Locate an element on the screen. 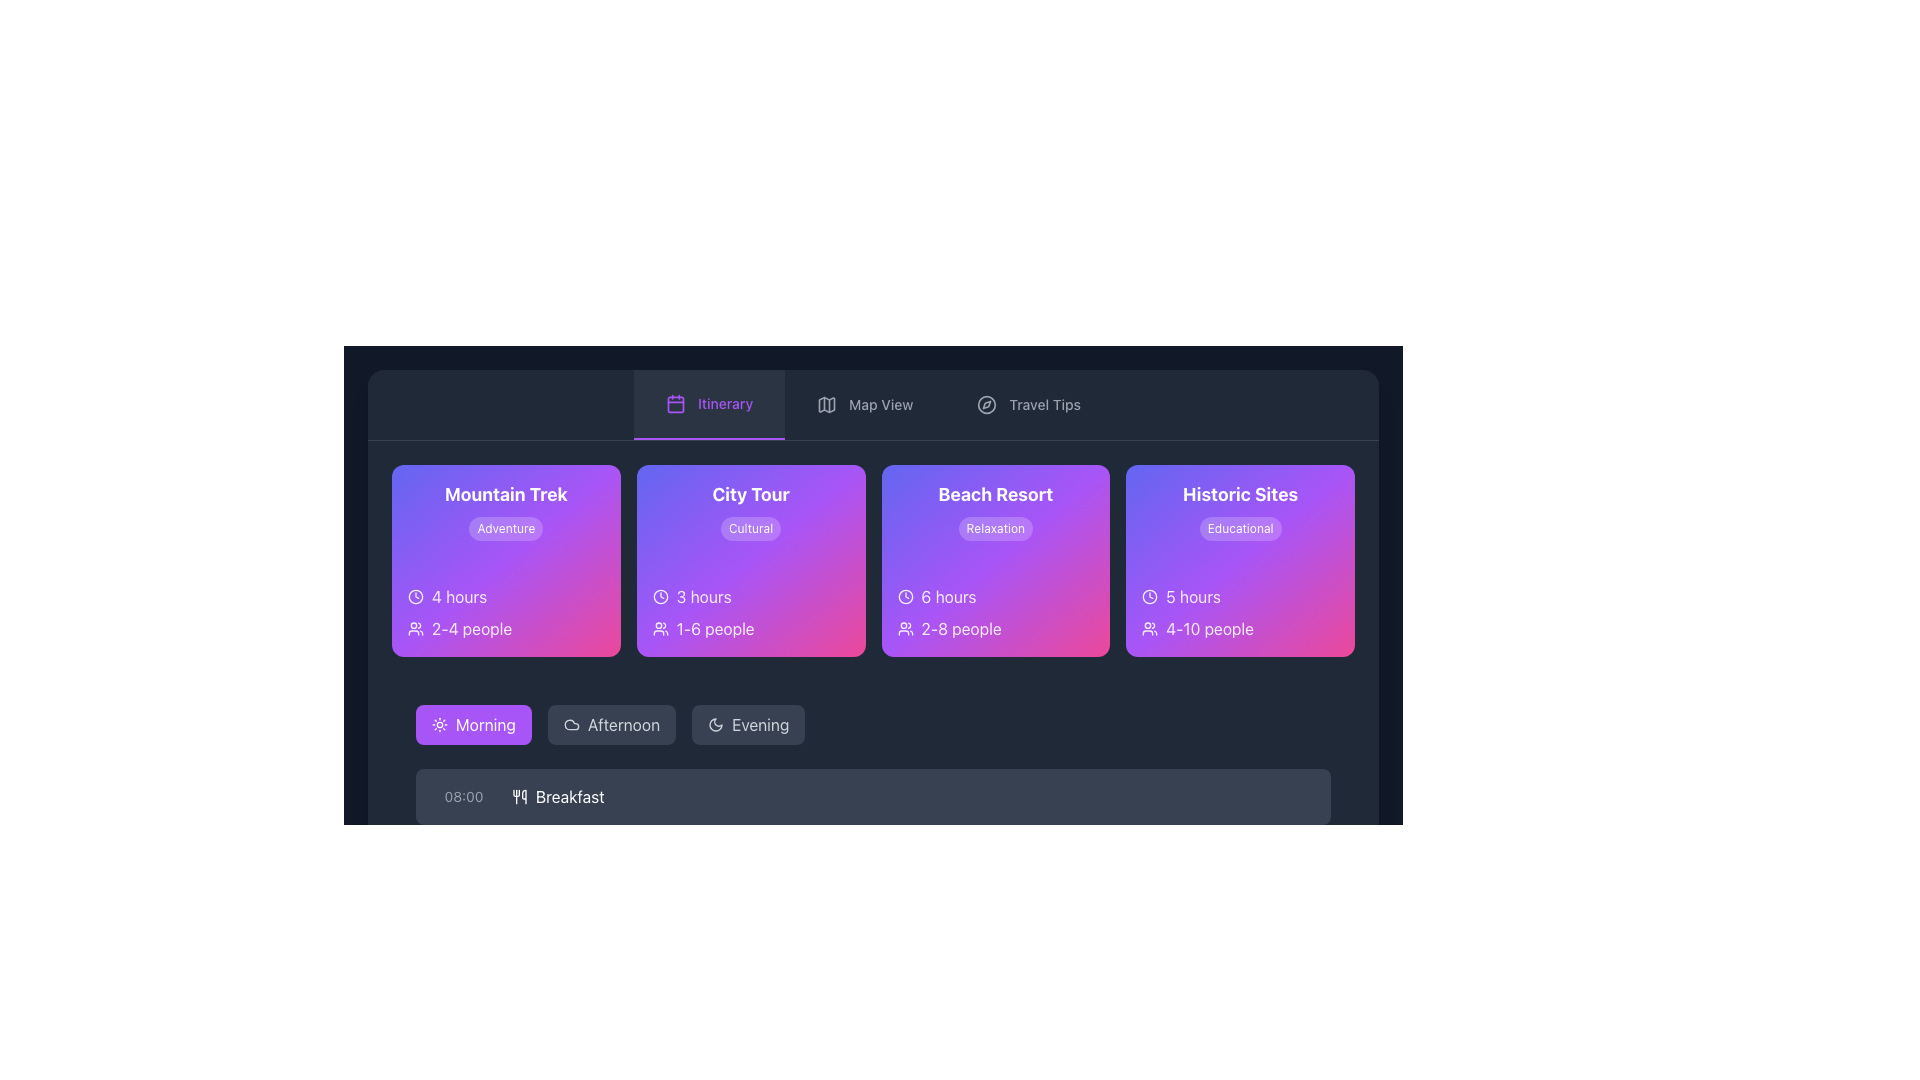 The height and width of the screenshot is (1080, 1920). the text '1-6 people' is located at coordinates (715, 627).